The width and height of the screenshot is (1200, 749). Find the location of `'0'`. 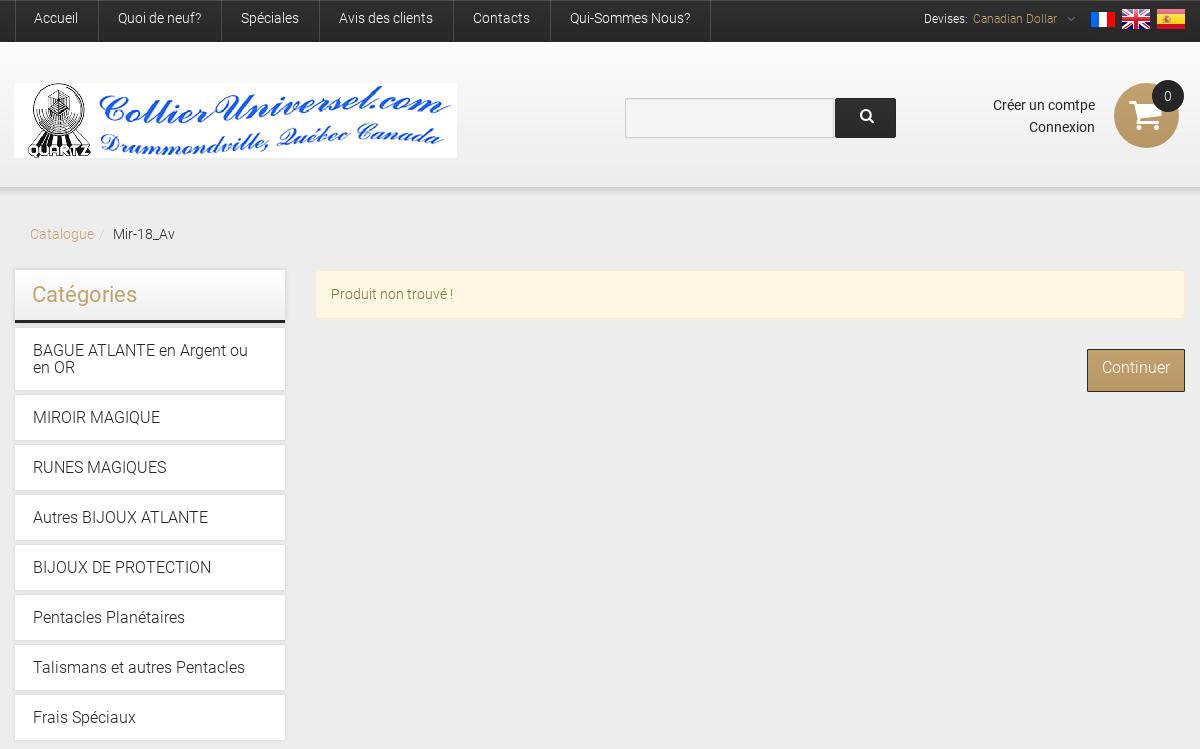

'0' is located at coordinates (1166, 95).